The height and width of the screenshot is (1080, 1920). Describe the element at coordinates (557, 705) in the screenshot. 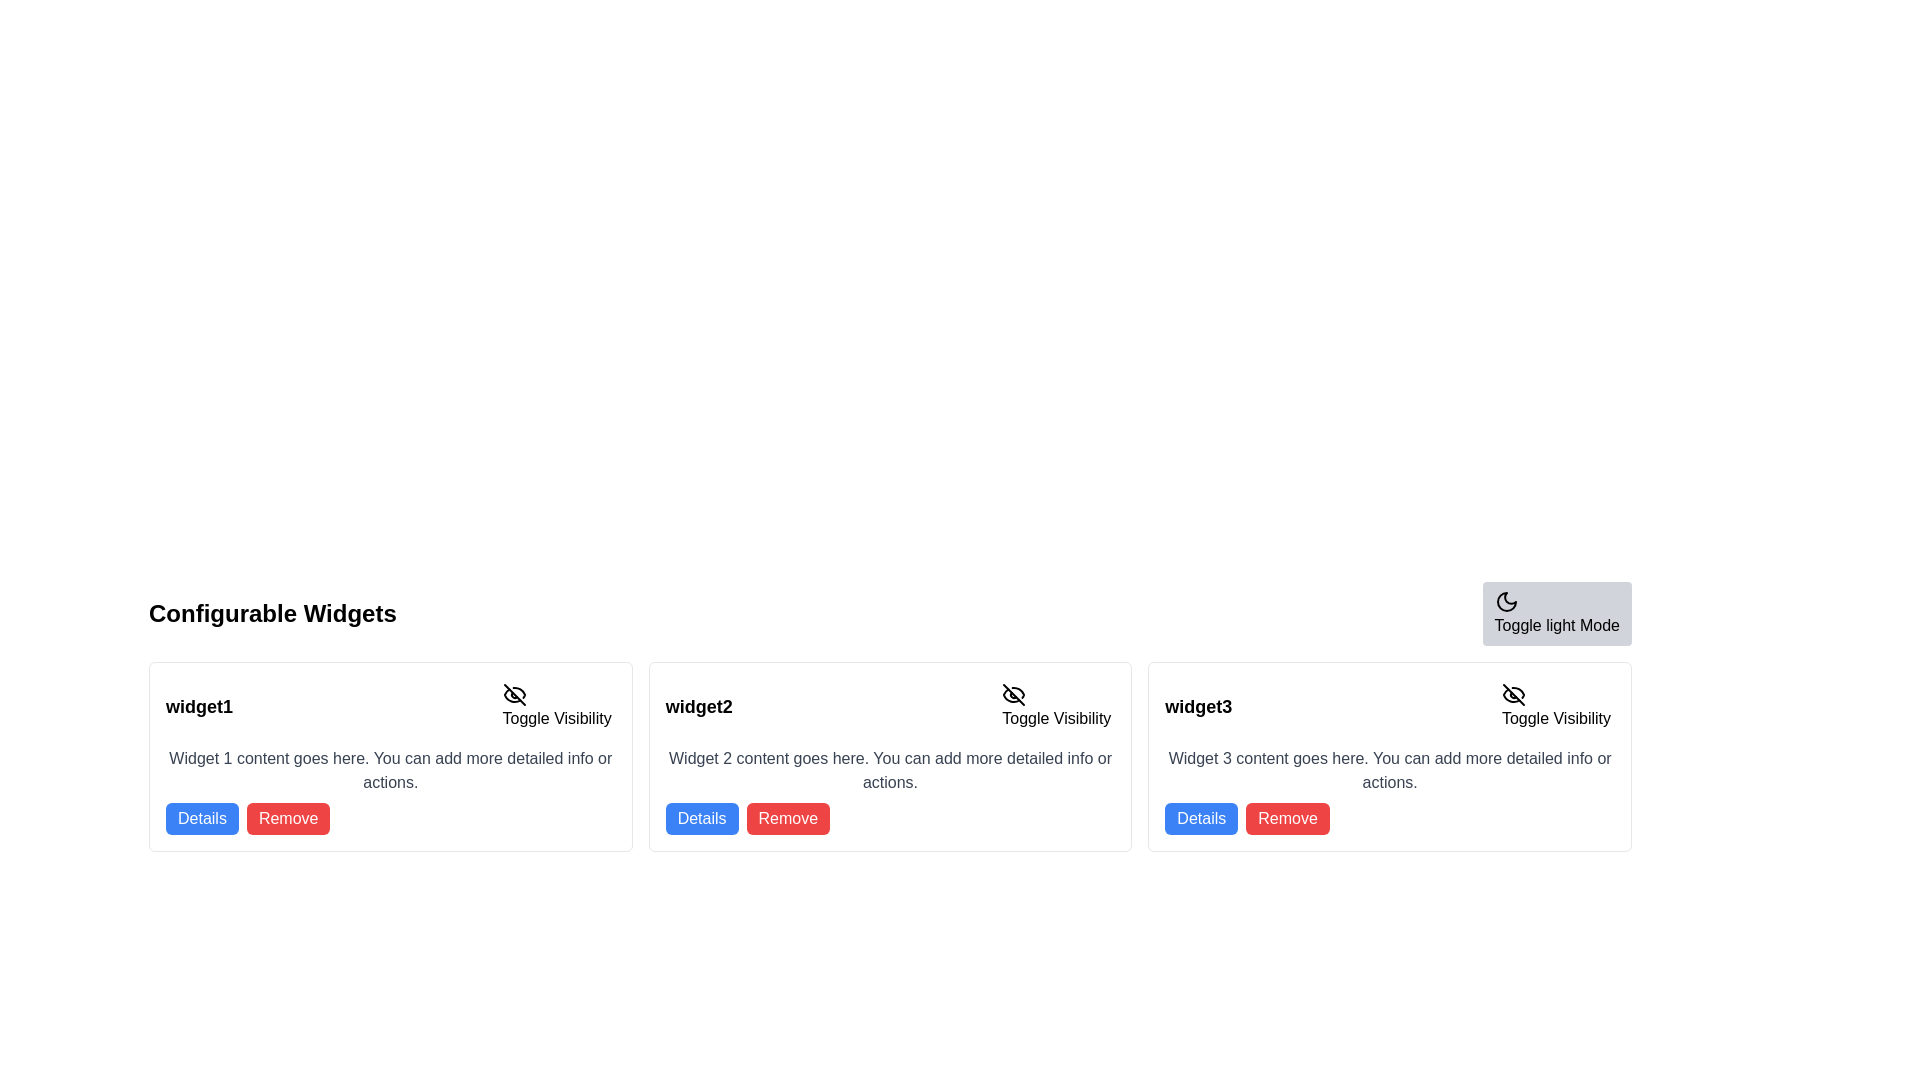

I see `the interactive button with an icon and text below the header 'Configurable Widgets' in the right section of the widget block titled 'widget1'` at that location.